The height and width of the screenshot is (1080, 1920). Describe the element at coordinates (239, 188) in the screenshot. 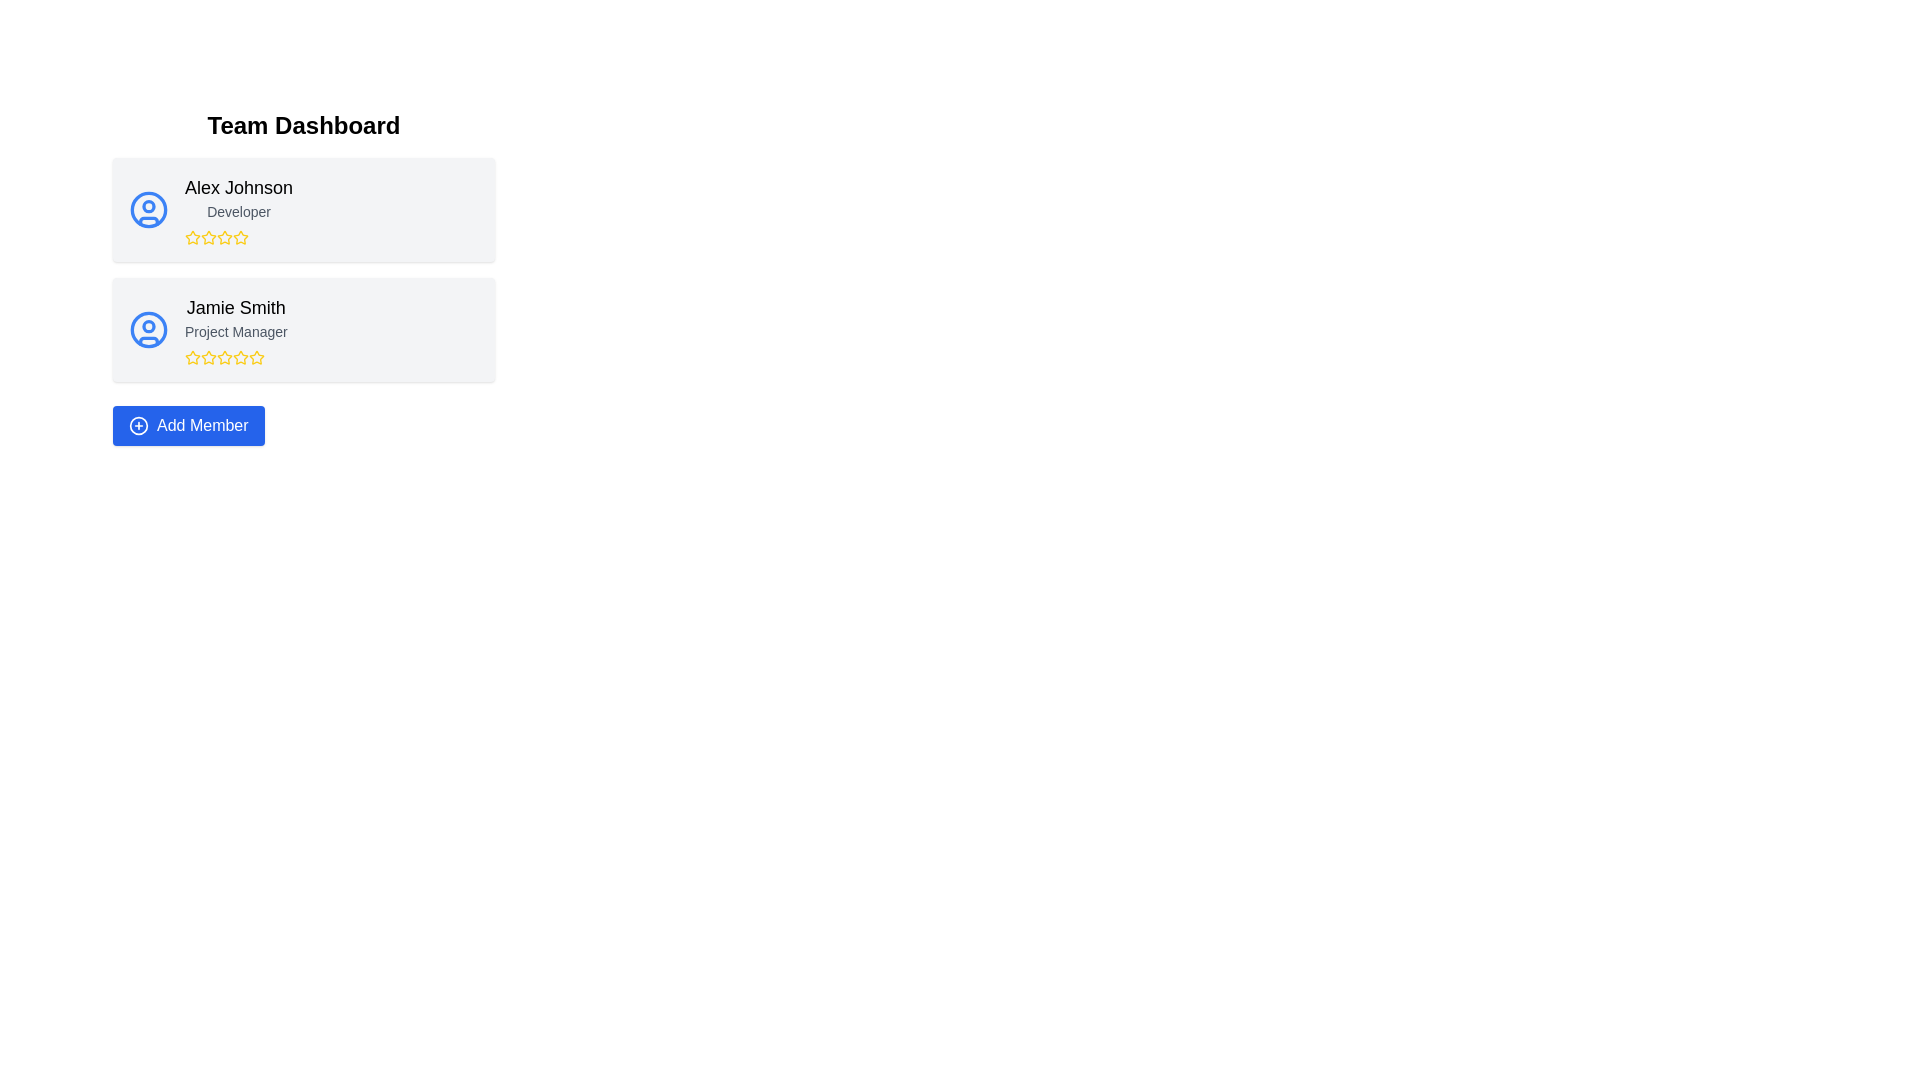

I see `the text label 'Alex Johnson', which is styled in bold and larger font, positioned above the 'Developer' text in the profile section` at that location.